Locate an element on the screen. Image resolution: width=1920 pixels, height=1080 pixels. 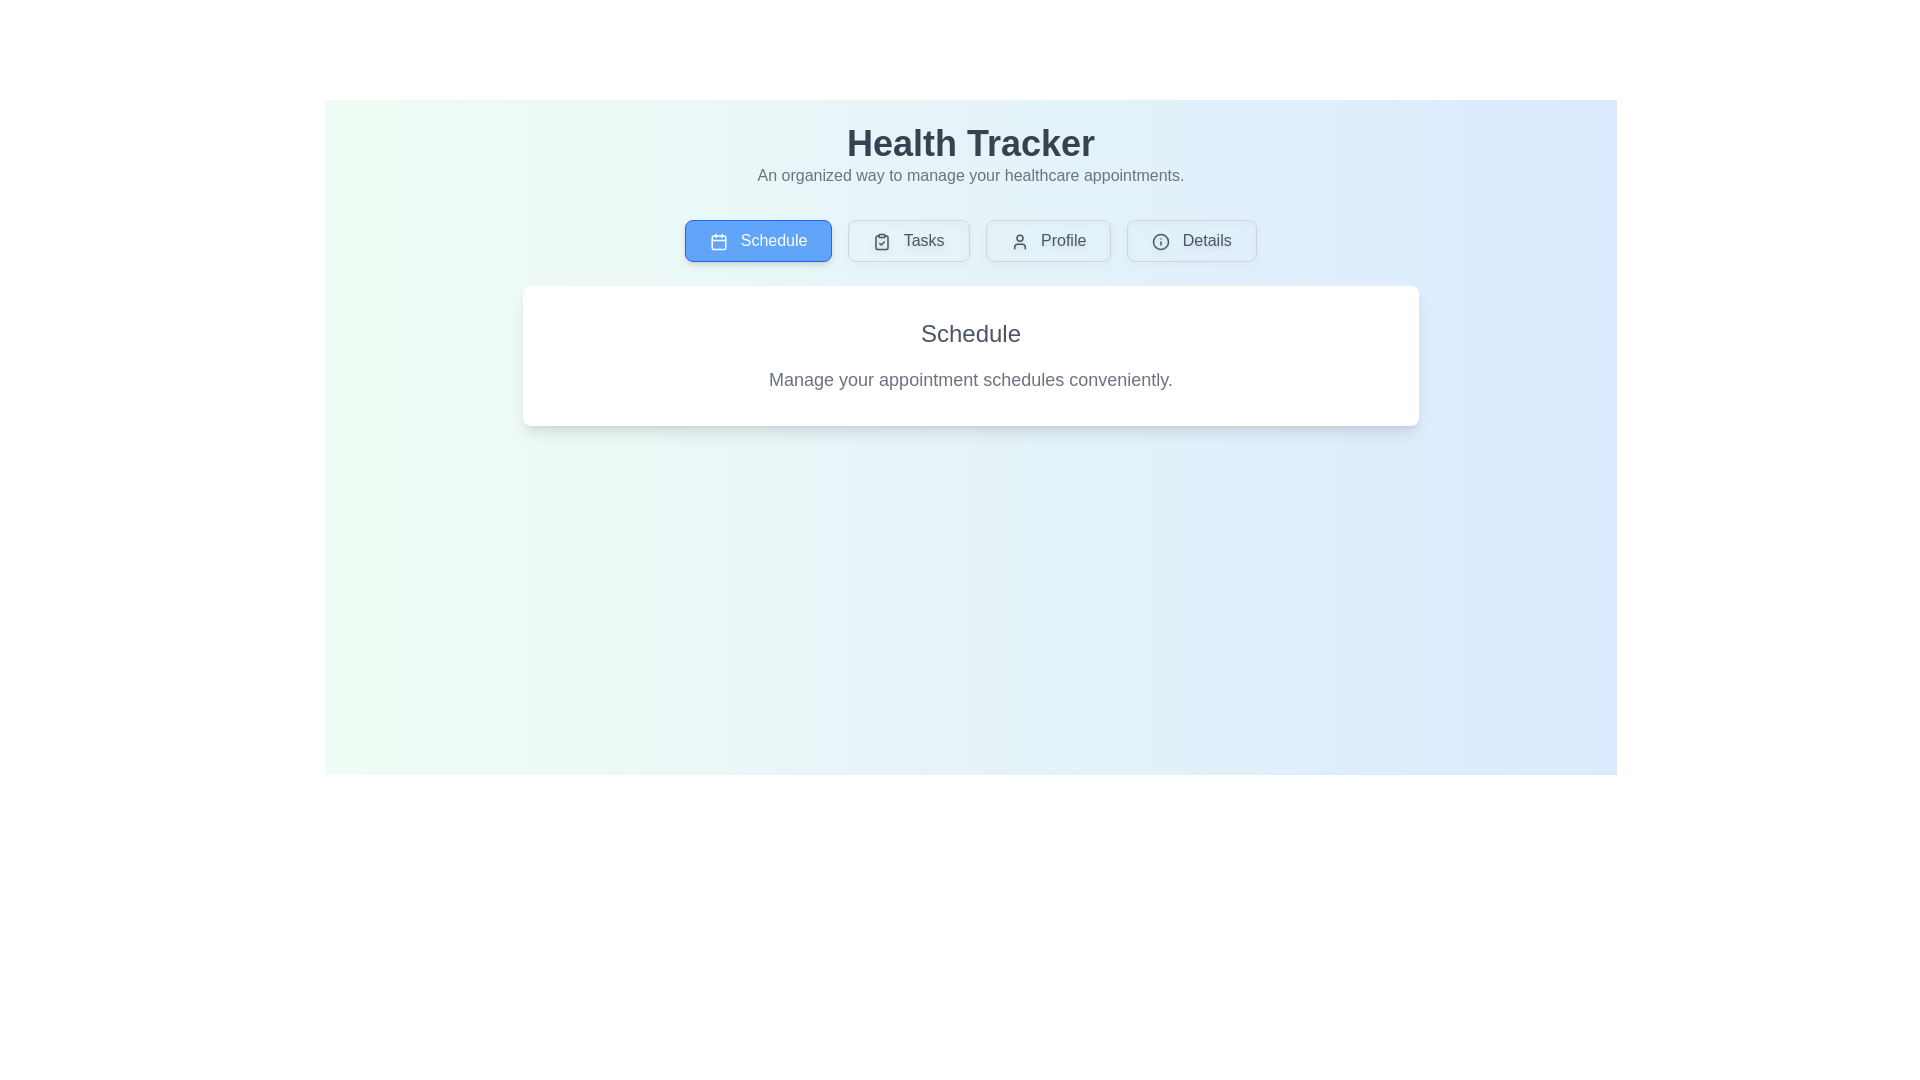
the Details tab by clicking on its button is located at coordinates (1191, 239).